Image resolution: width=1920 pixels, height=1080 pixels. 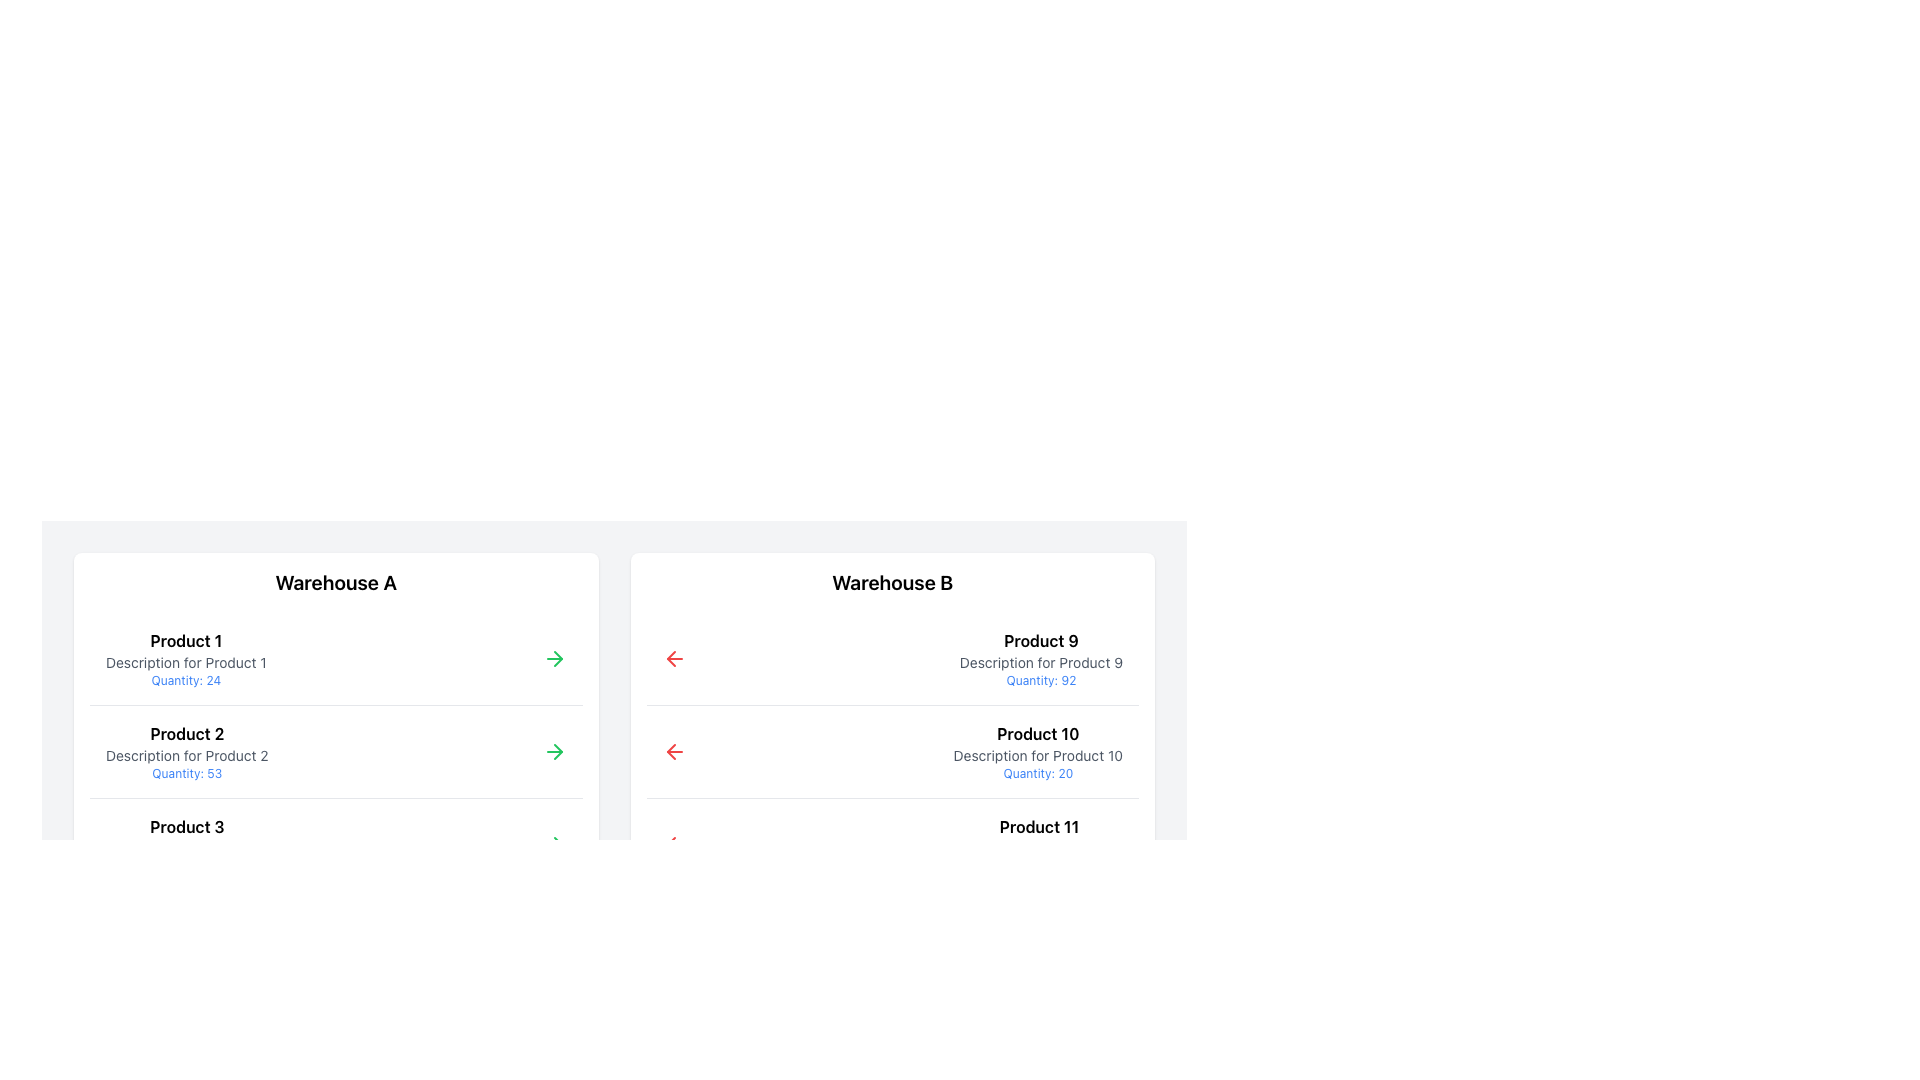 I want to click on the leftward-pointing red arrow icon located next to the 'Product 10' description in Warehouse B, so click(x=674, y=752).